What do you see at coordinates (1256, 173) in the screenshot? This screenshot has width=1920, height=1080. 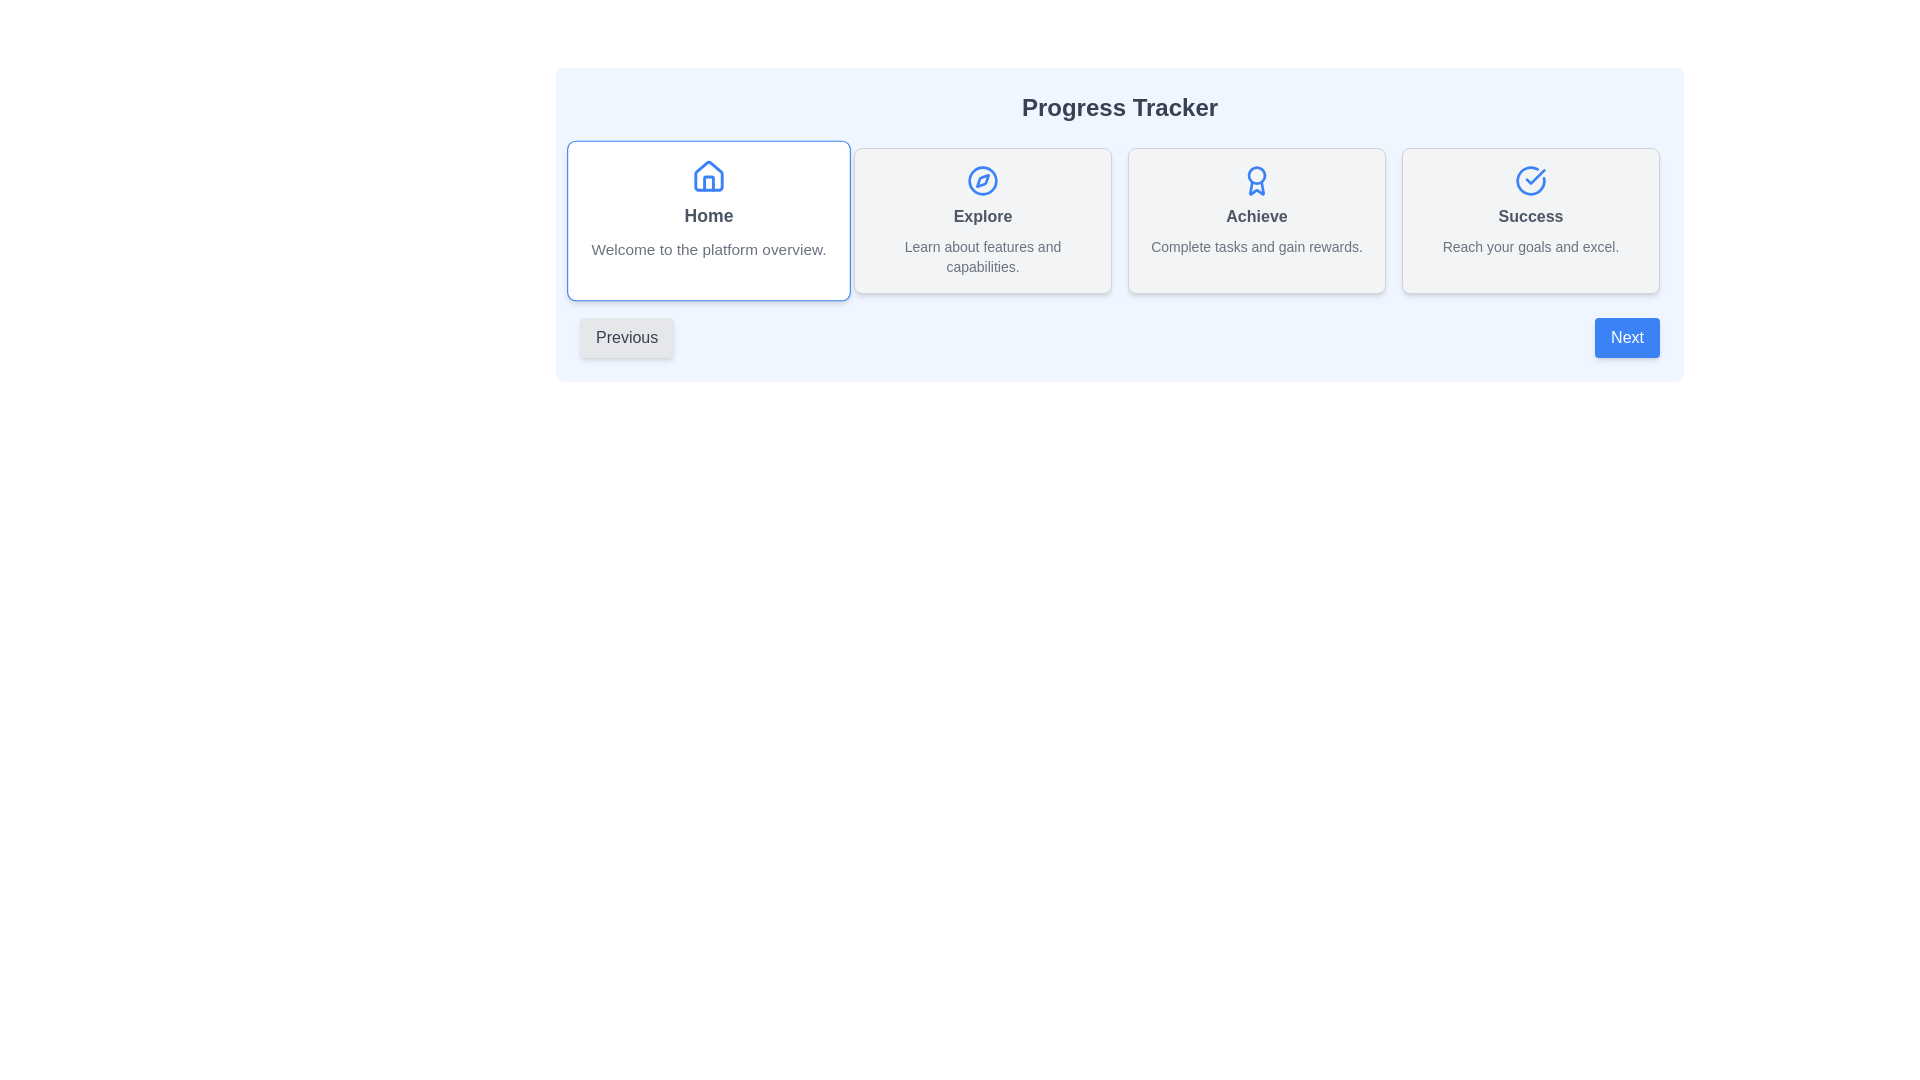 I see `the decorative graphic component of the award icon, which visually represents achievements in the Progress Tracker section above the 'Achieve' card` at bounding box center [1256, 173].